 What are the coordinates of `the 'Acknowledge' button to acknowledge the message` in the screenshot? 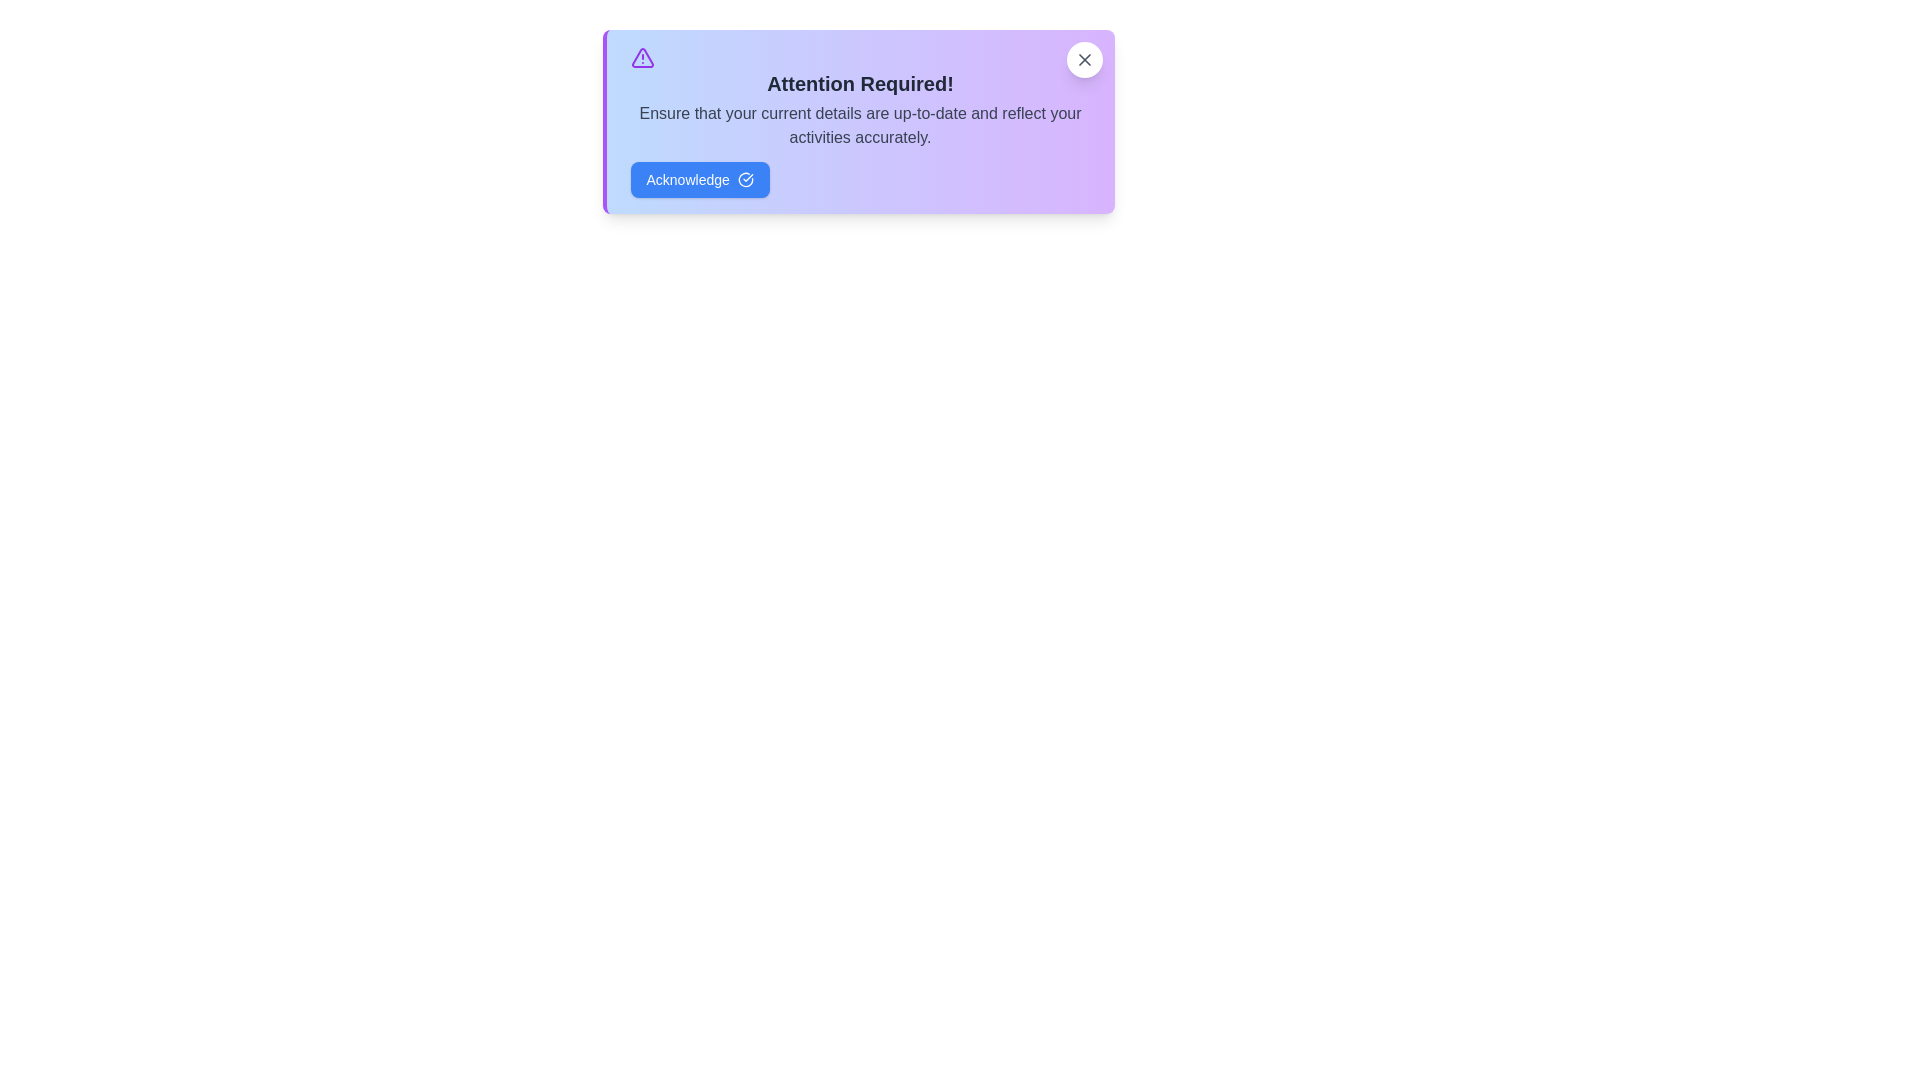 It's located at (700, 180).